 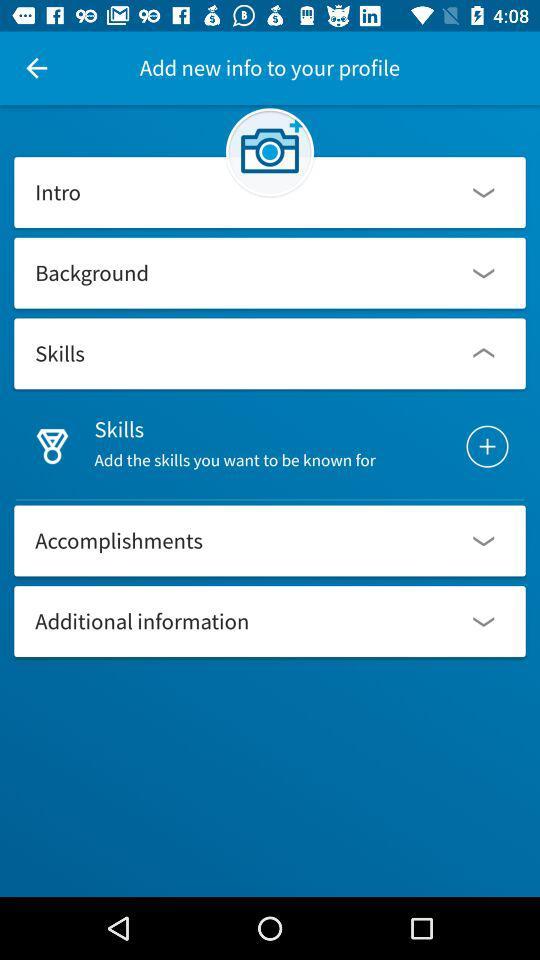 I want to click on background, so click(x=270, y=272).